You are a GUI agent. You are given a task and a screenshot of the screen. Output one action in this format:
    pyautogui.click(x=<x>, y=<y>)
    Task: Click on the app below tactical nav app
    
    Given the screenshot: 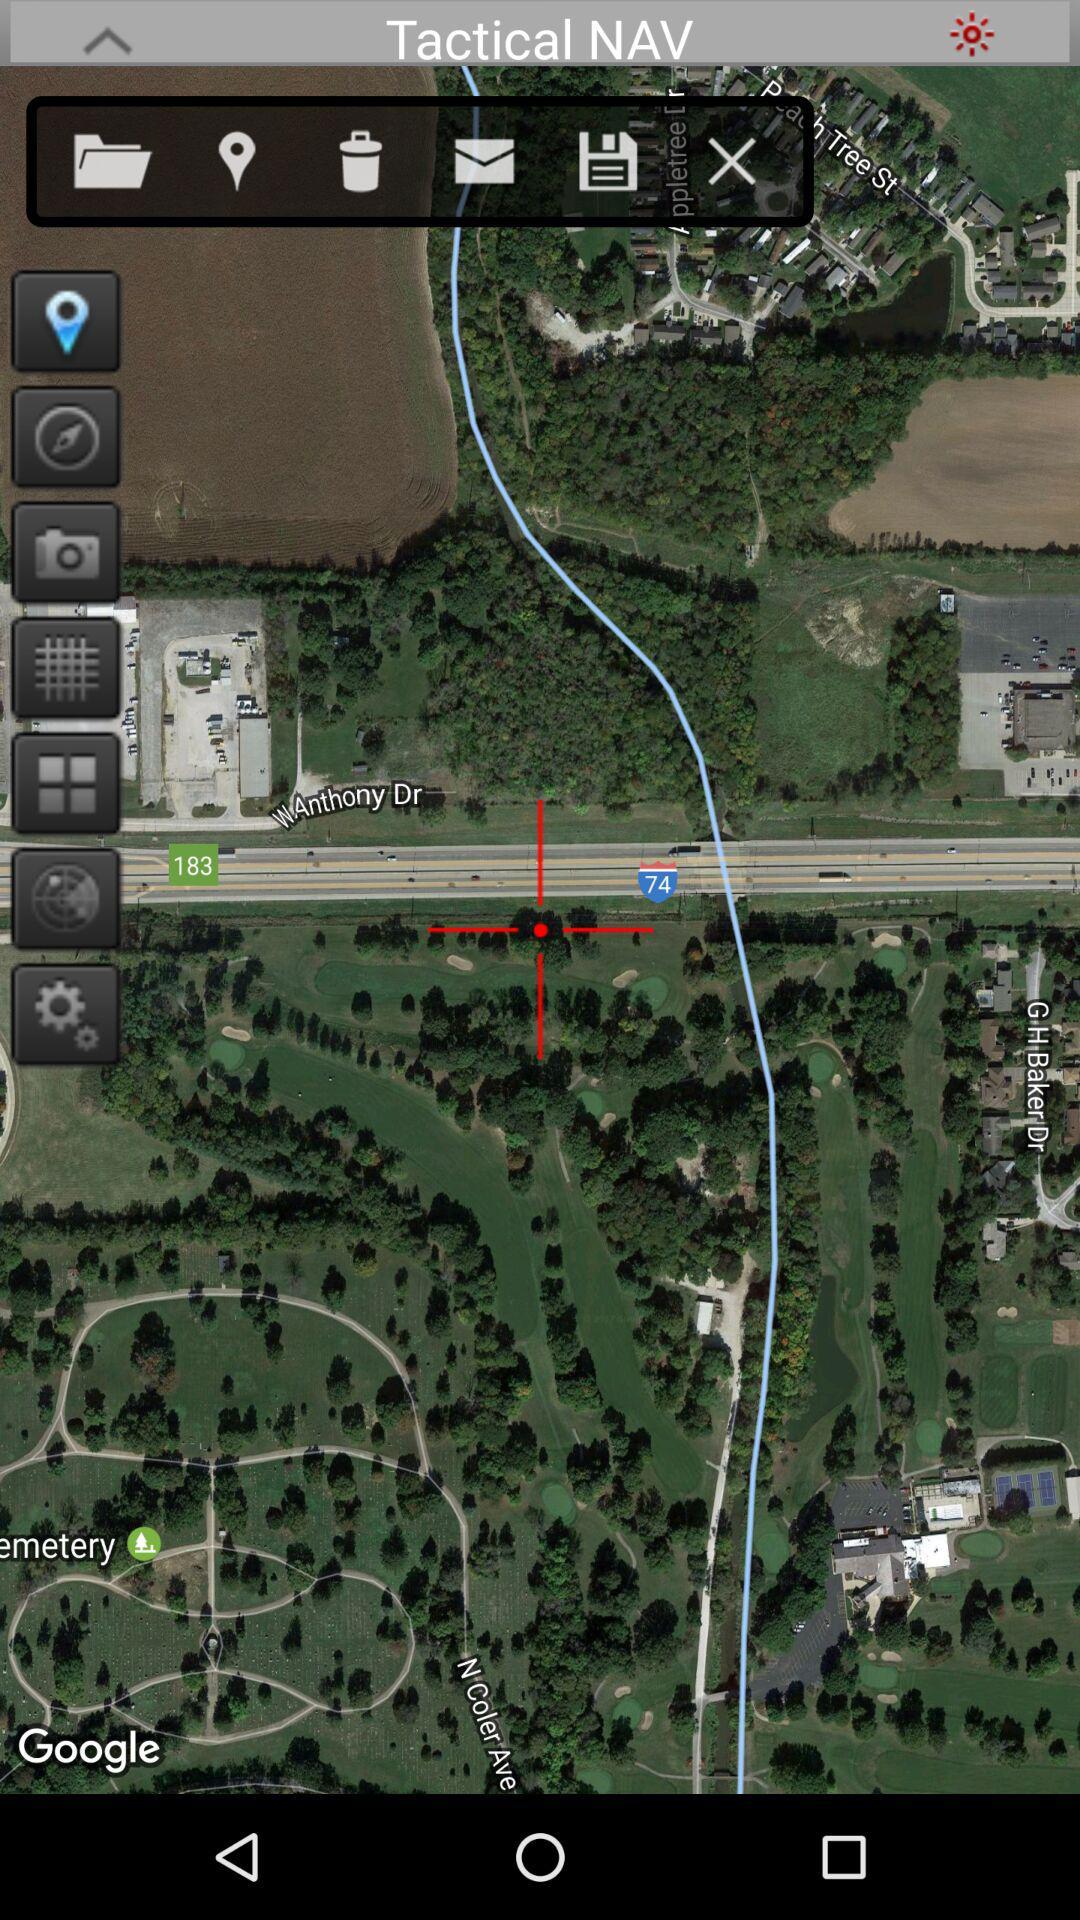 What is the action you would take?
    pyautogui.click(x=380, y=156)
    